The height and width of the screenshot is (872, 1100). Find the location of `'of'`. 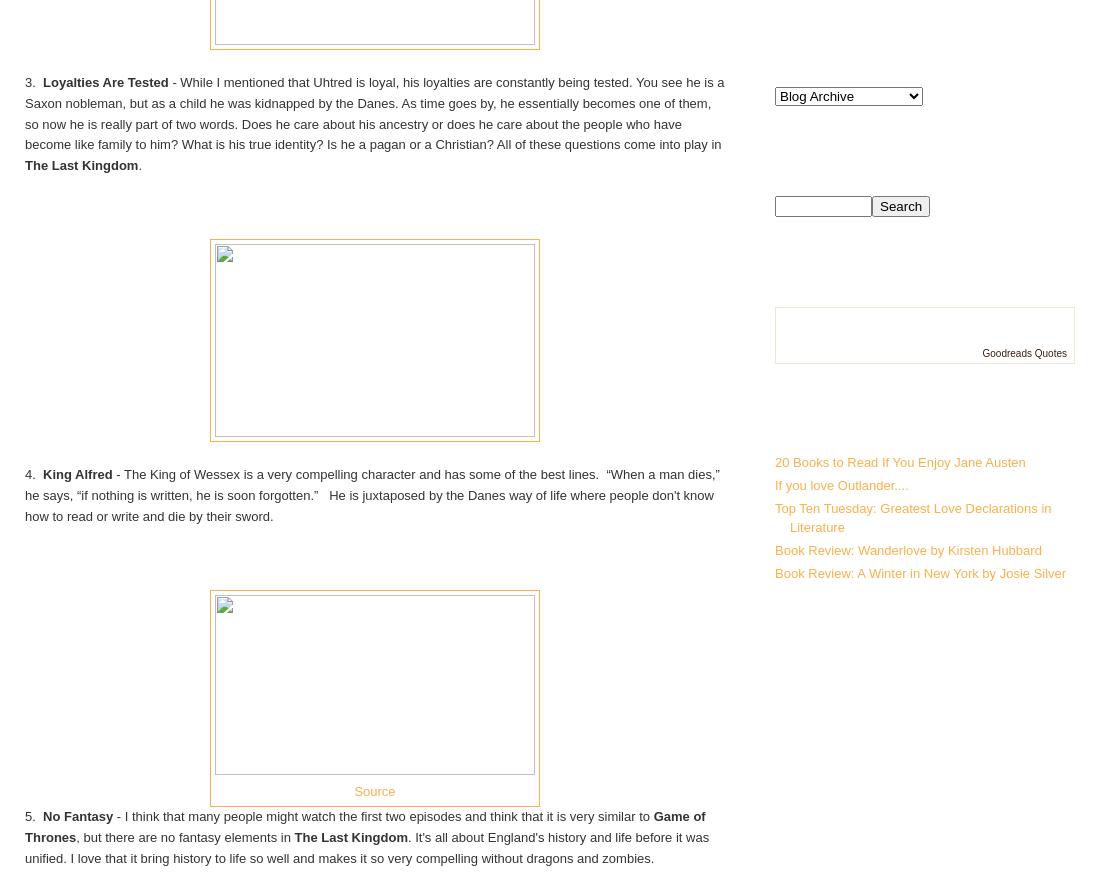

'of' is located at coordinates (698, 816).